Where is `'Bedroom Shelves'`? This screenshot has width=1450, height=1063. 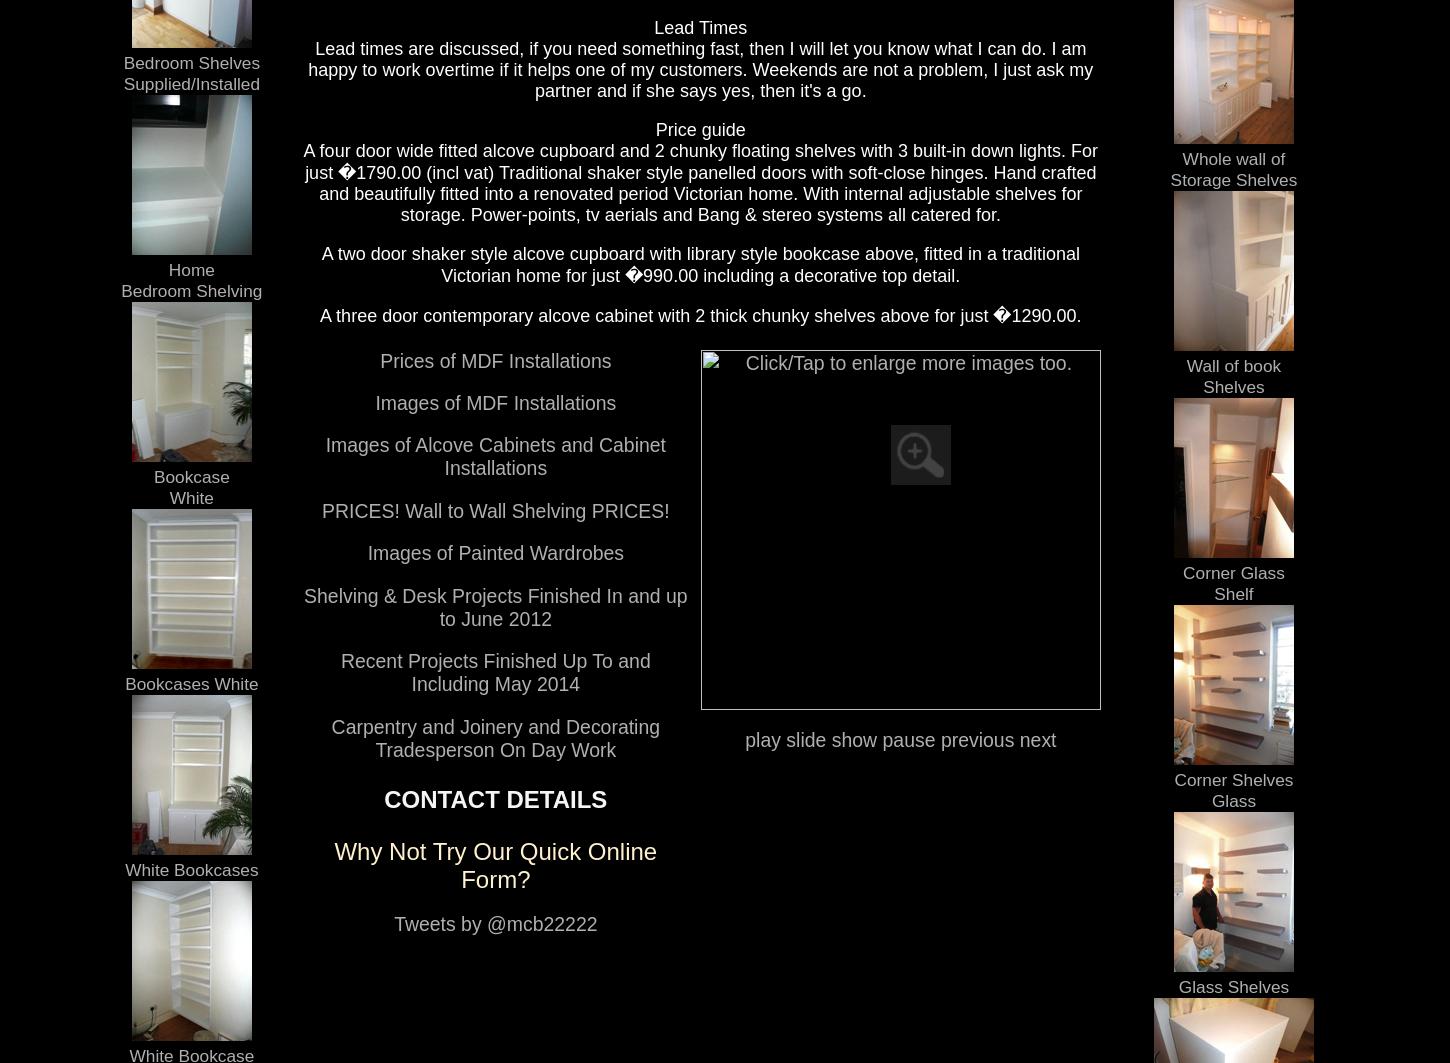 'Bedroom Shelves' is located at coordinates (121, 61).